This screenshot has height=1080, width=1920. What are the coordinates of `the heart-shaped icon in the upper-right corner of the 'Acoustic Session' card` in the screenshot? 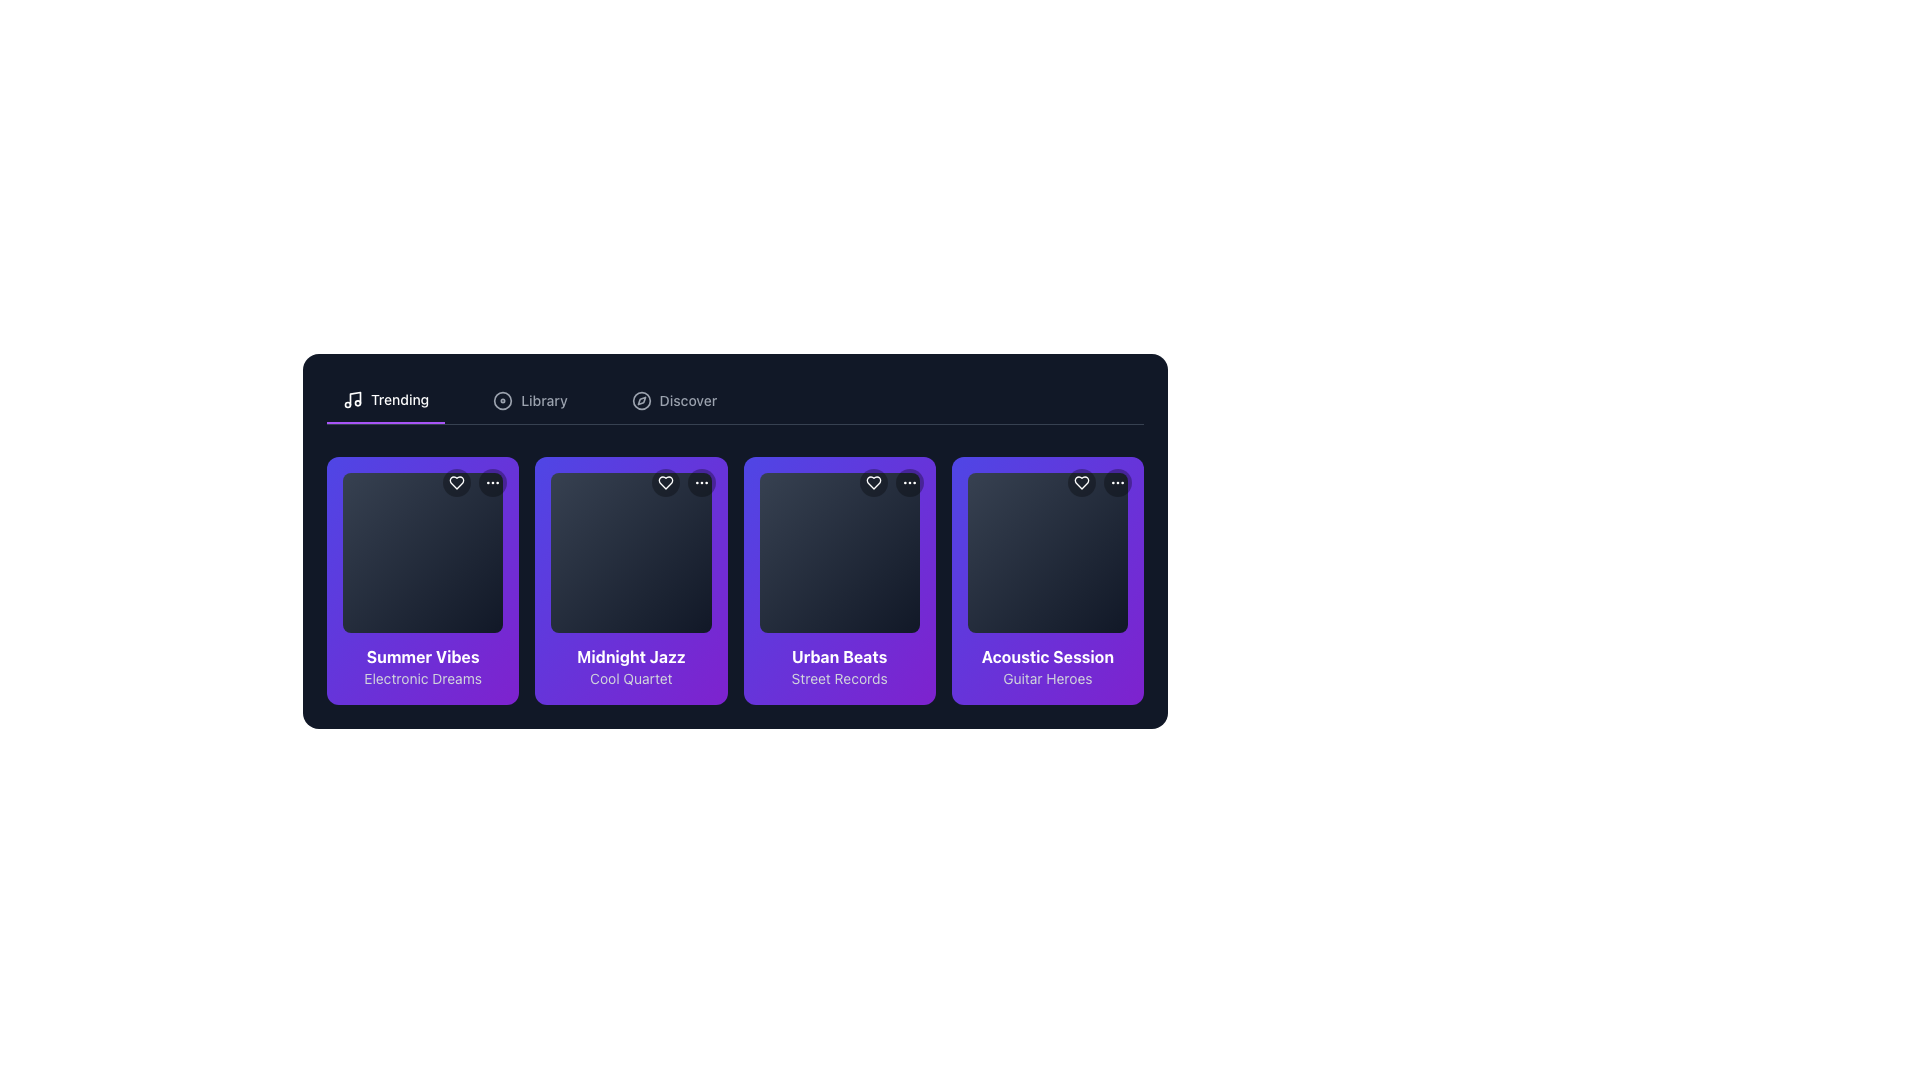 It's located at (1080, 482).